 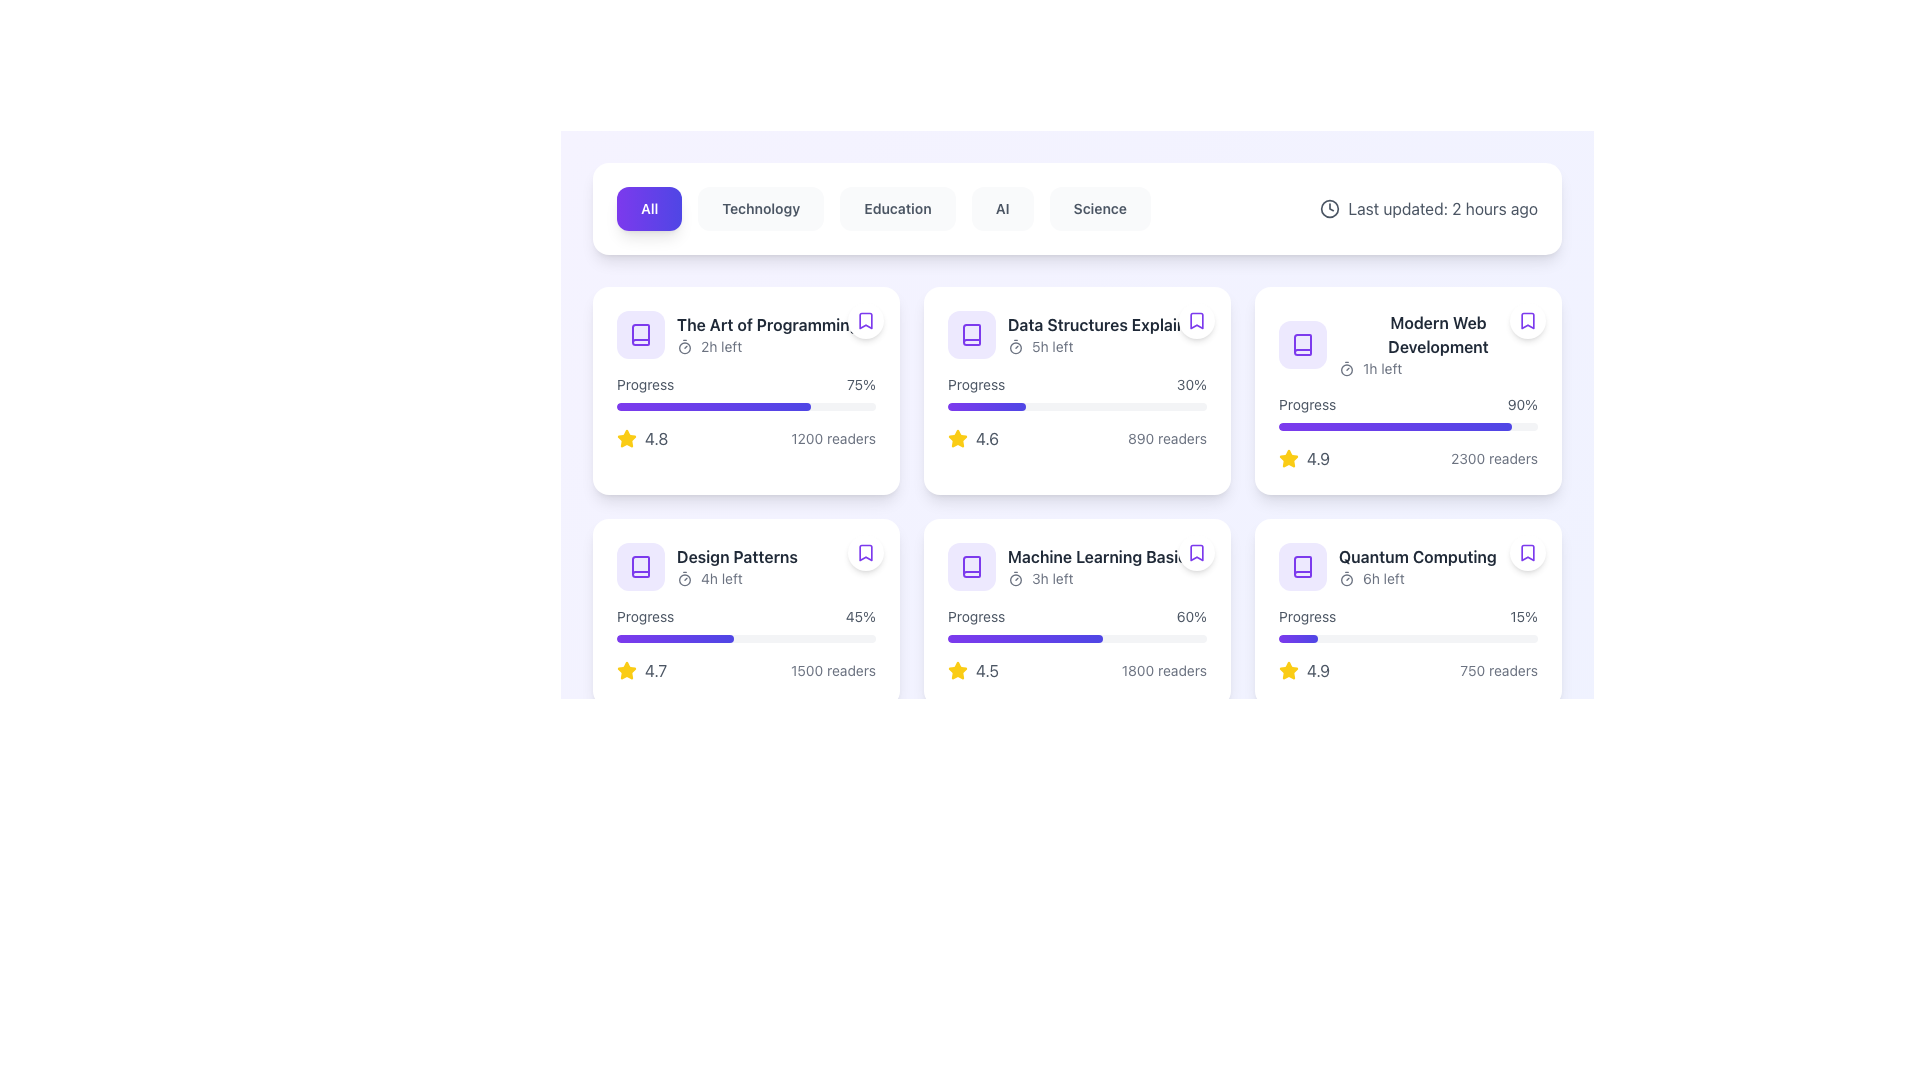 What do you see at coordinates (1526, 319) in the screenshot?
I see `the circular button with a white background and a purple bookmark icon, located at the top-right corner of the 'Modern Web Development' card for keyboard navigation` at bounding box center [1526, 319].